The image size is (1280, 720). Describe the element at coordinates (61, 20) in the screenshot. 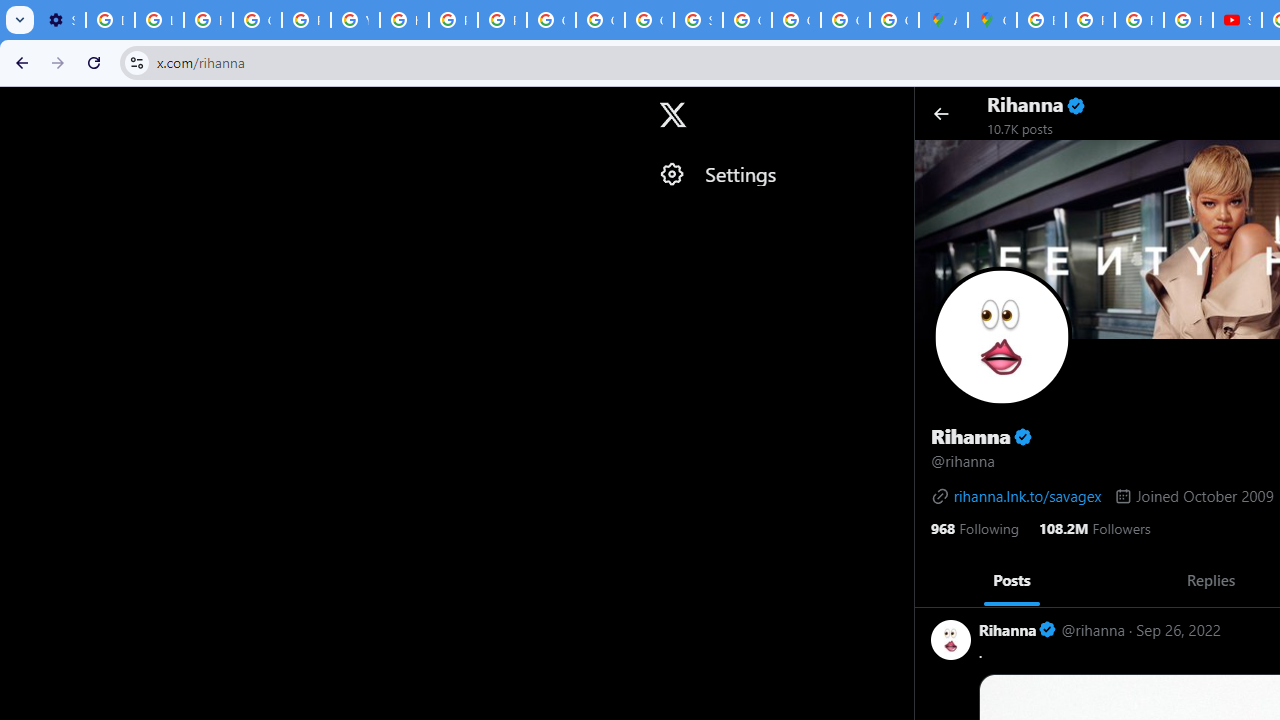

I see `'Settings - Customize profile'` at that location.